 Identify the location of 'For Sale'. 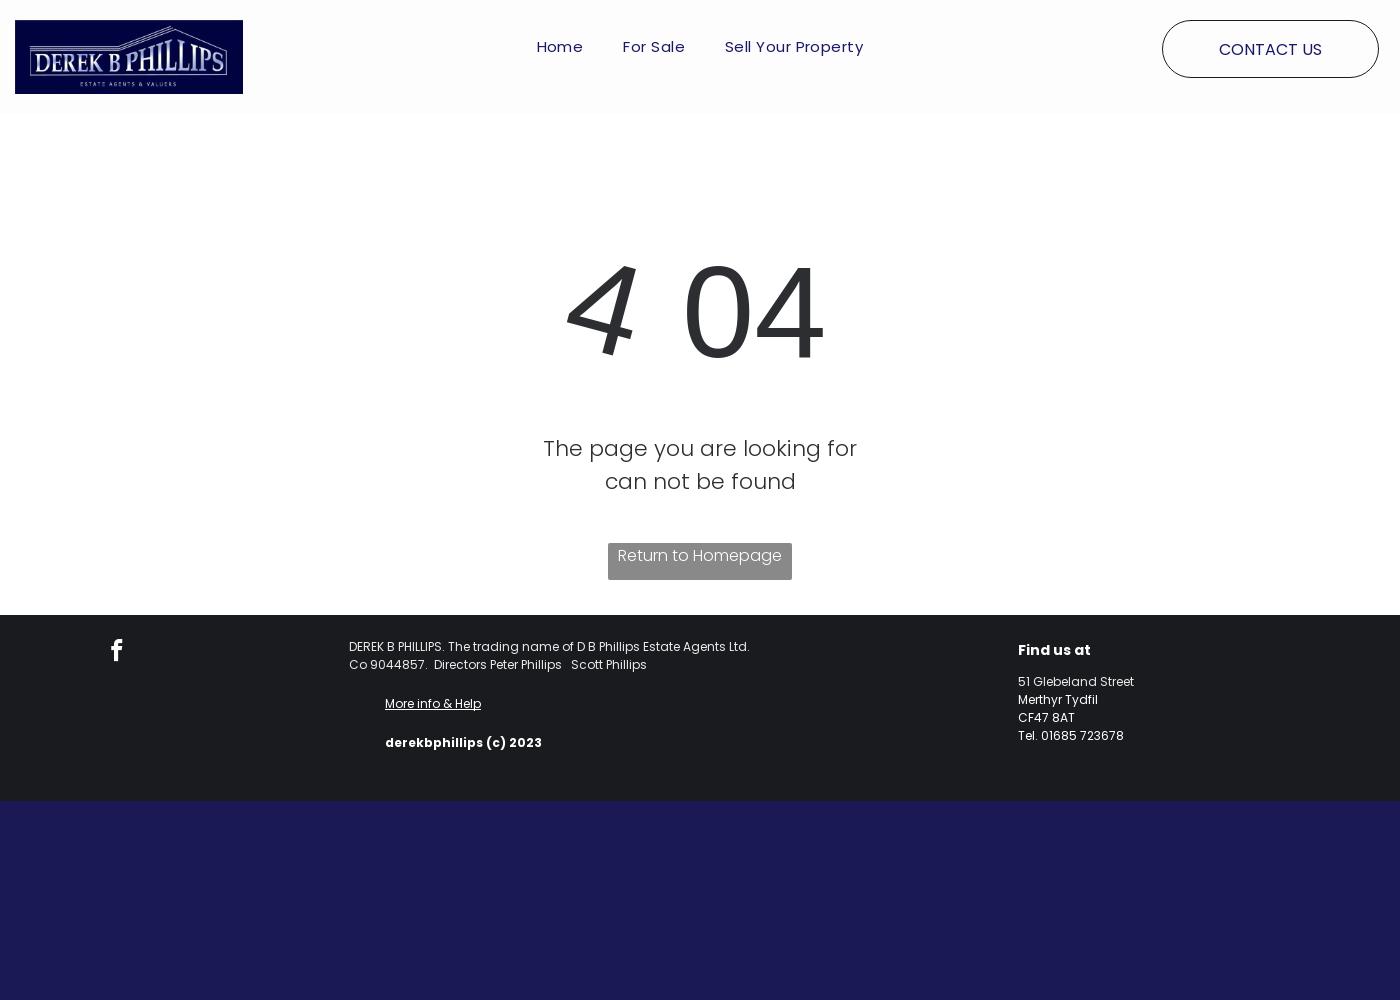
(653, 45).